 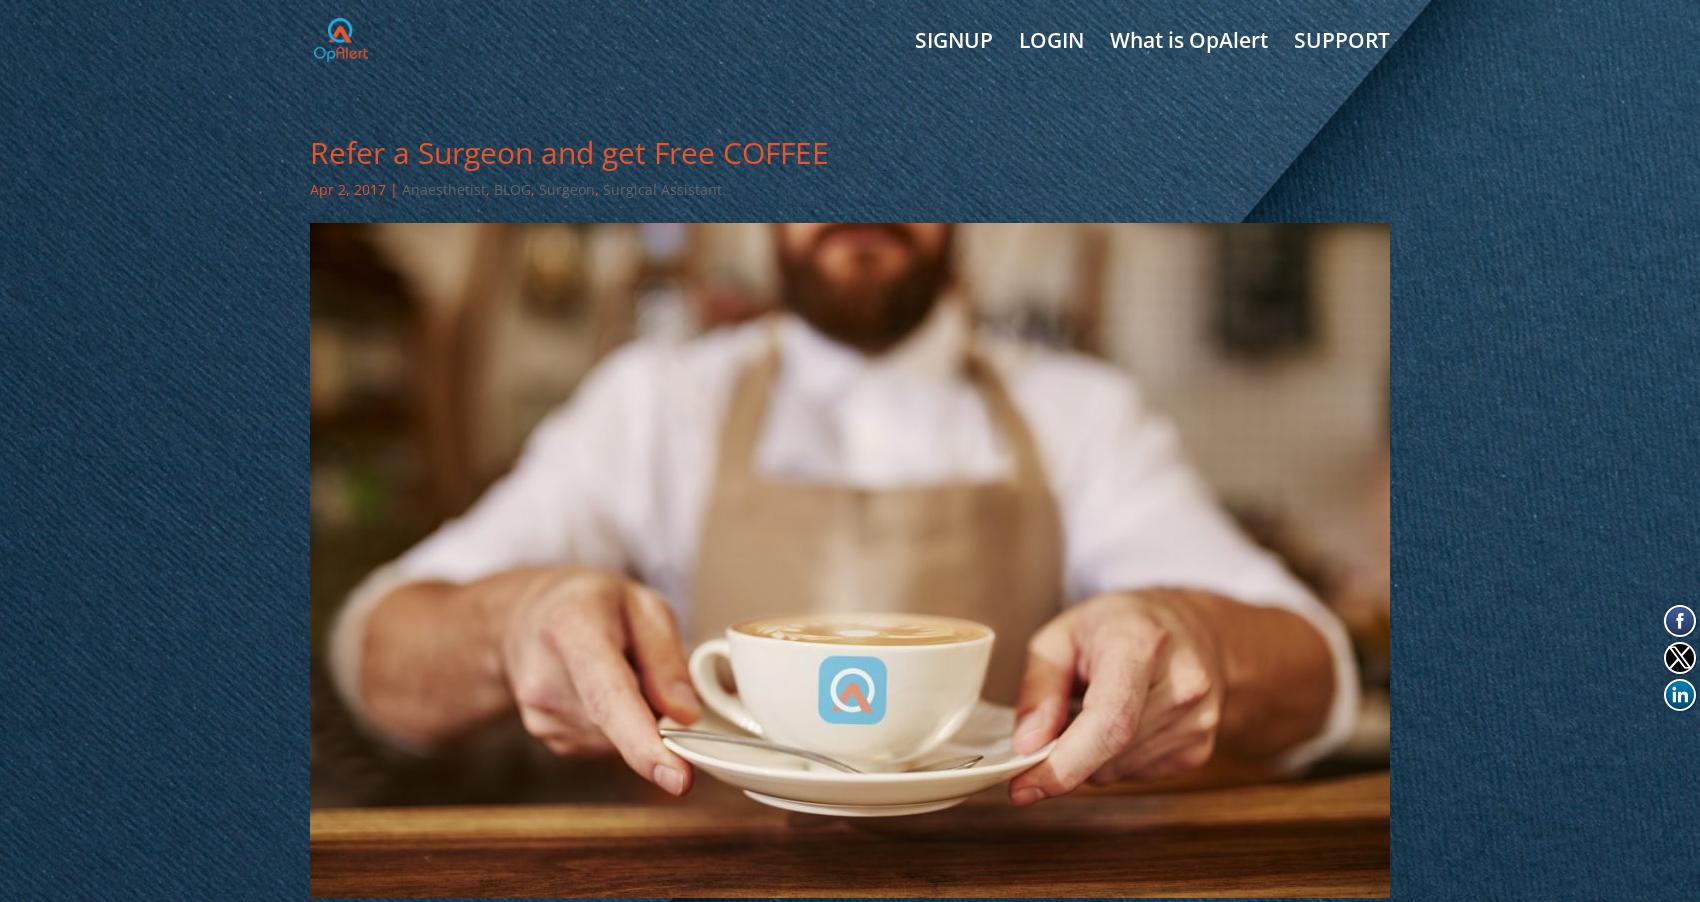 I want to click on 'Apr 2, 2017', so click(x=346, y=188).